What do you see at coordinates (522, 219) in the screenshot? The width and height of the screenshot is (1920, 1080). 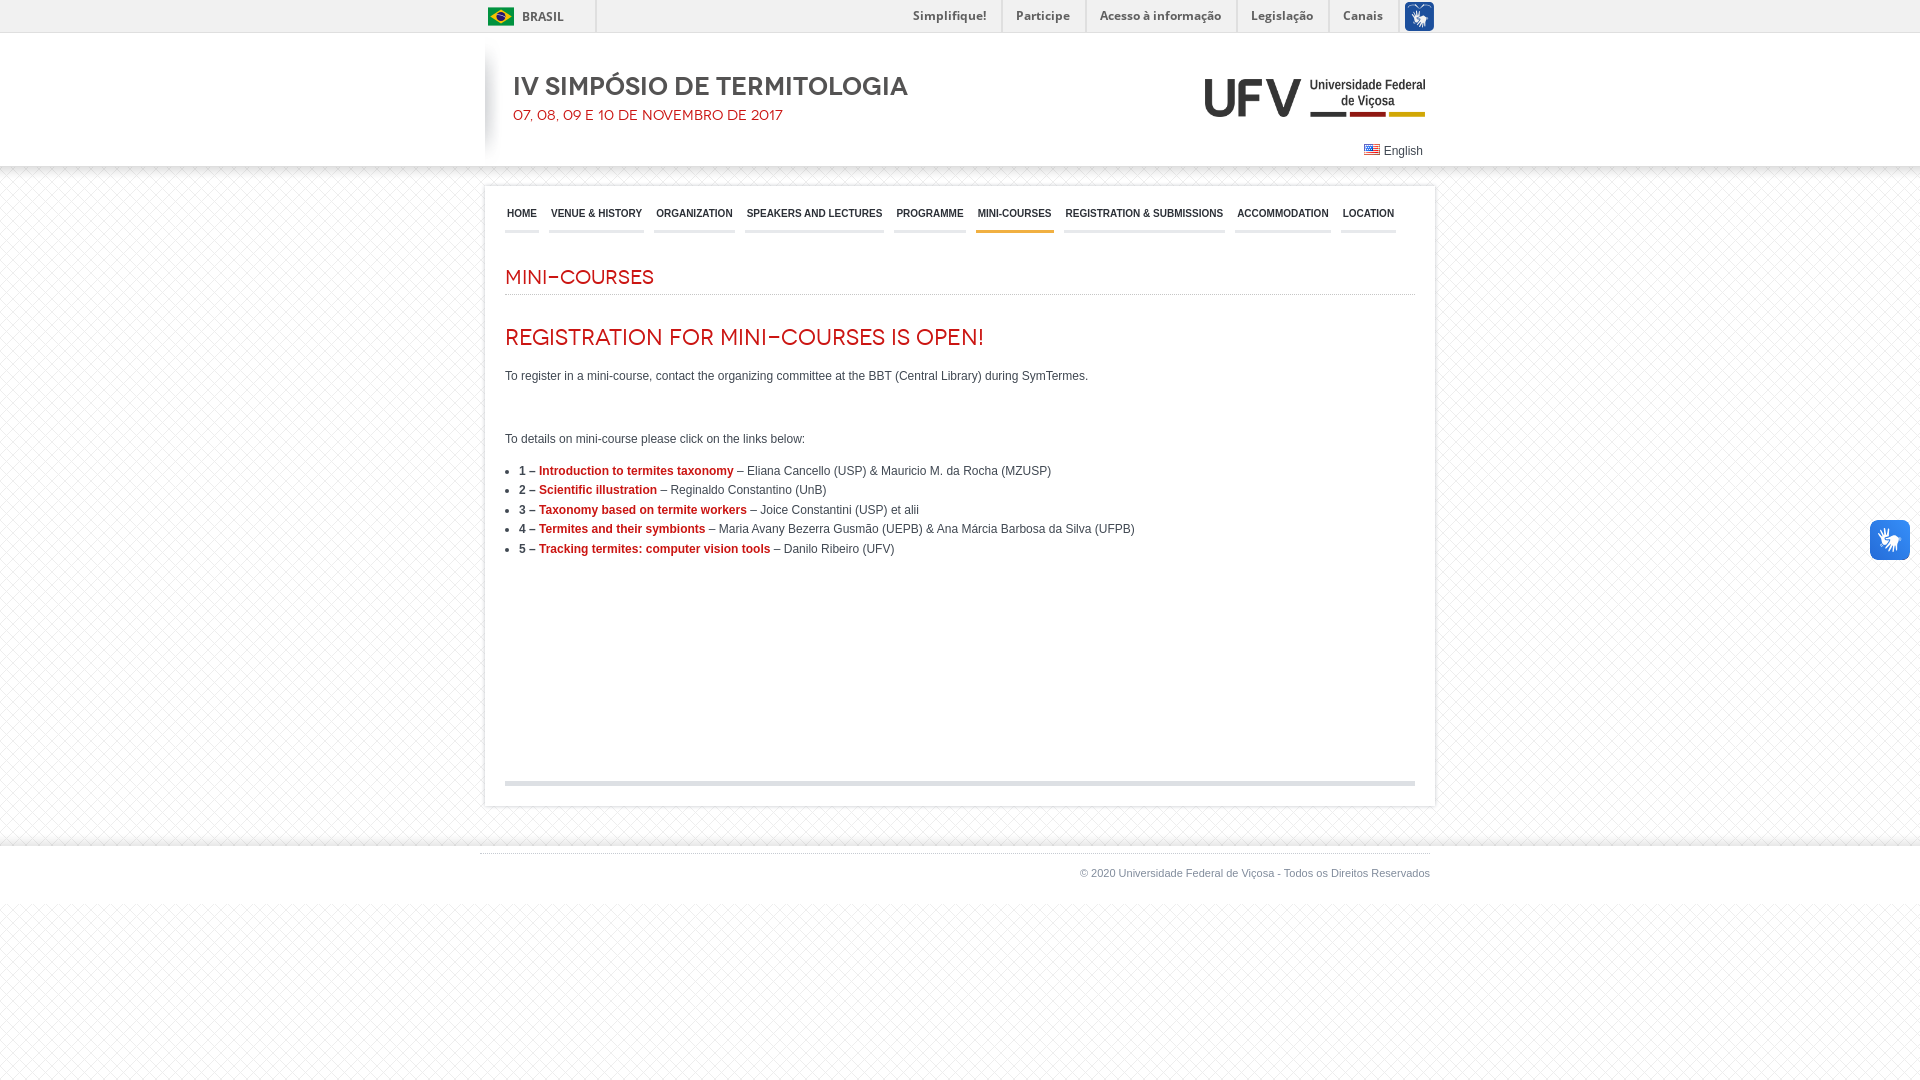 I see `'HOME'` at bounding box center [522, 219].